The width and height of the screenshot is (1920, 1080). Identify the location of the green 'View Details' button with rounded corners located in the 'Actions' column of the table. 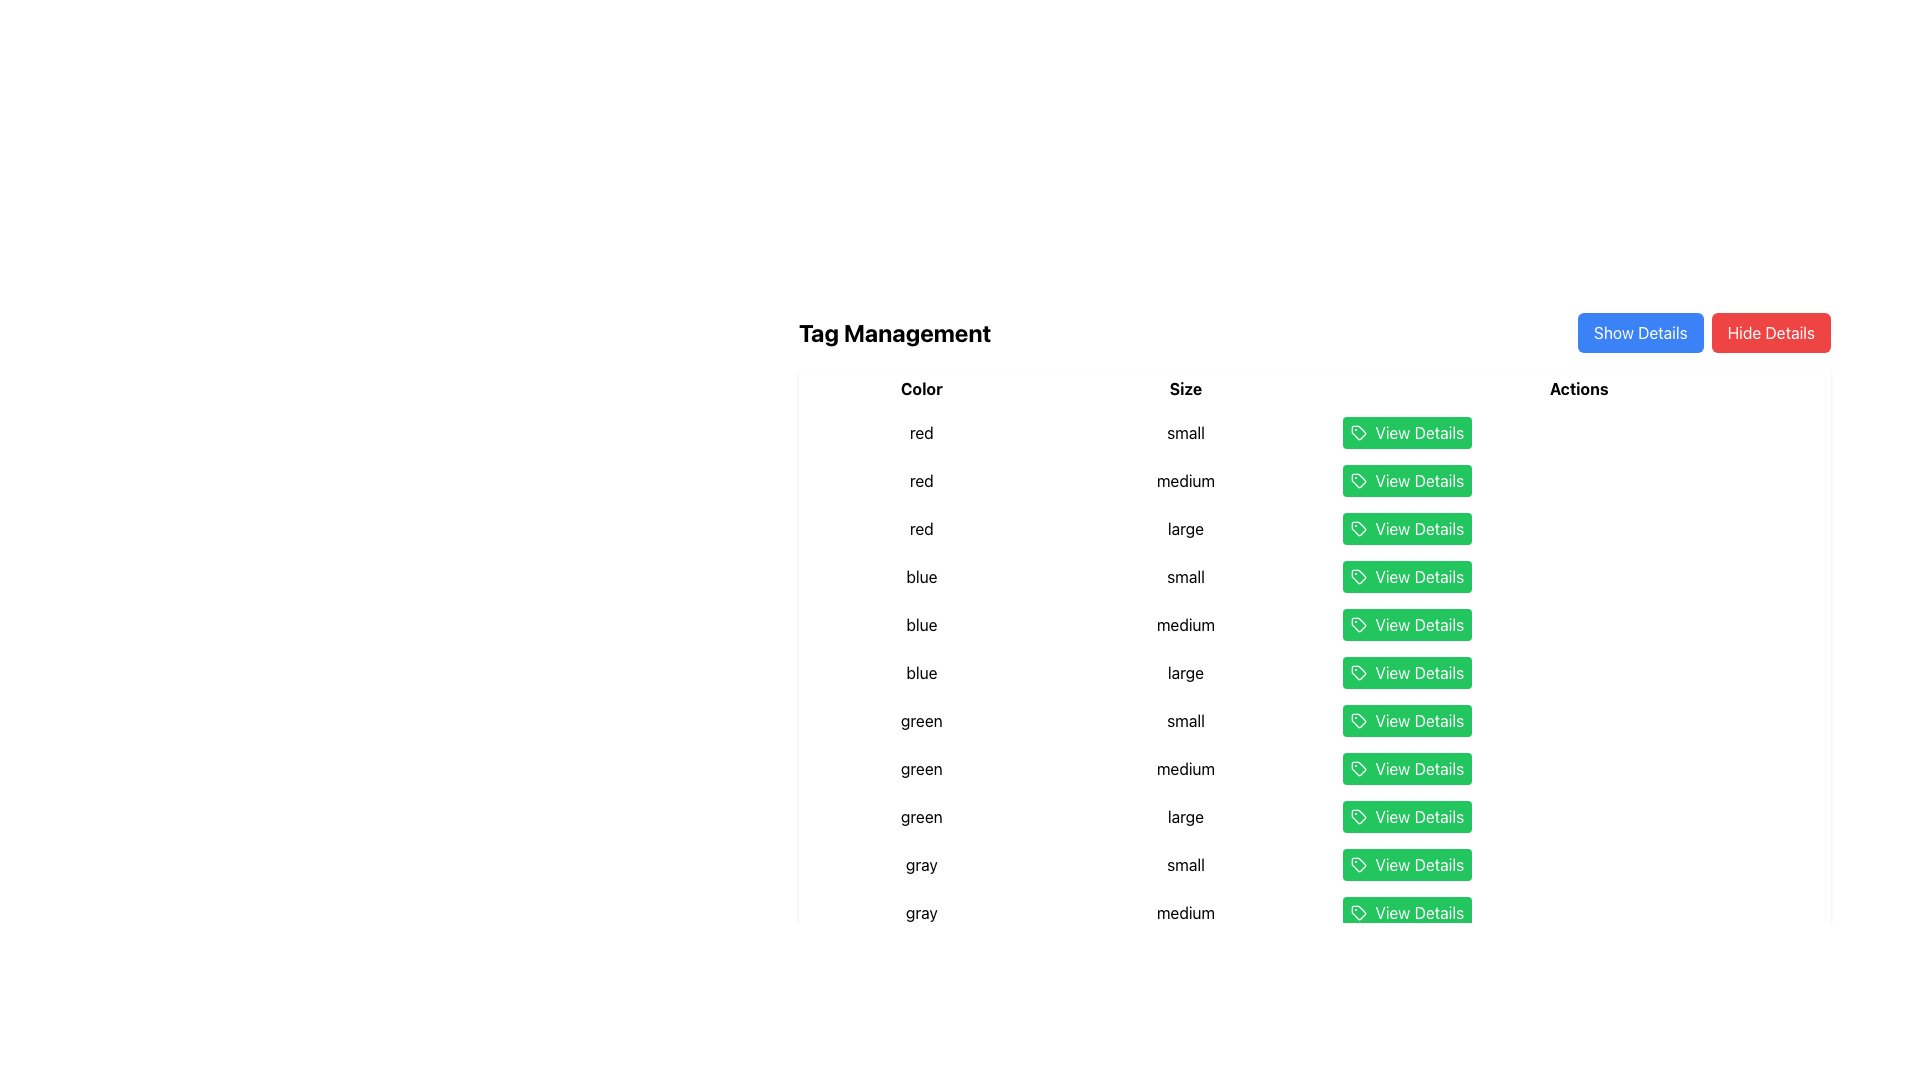
(1406, 672).